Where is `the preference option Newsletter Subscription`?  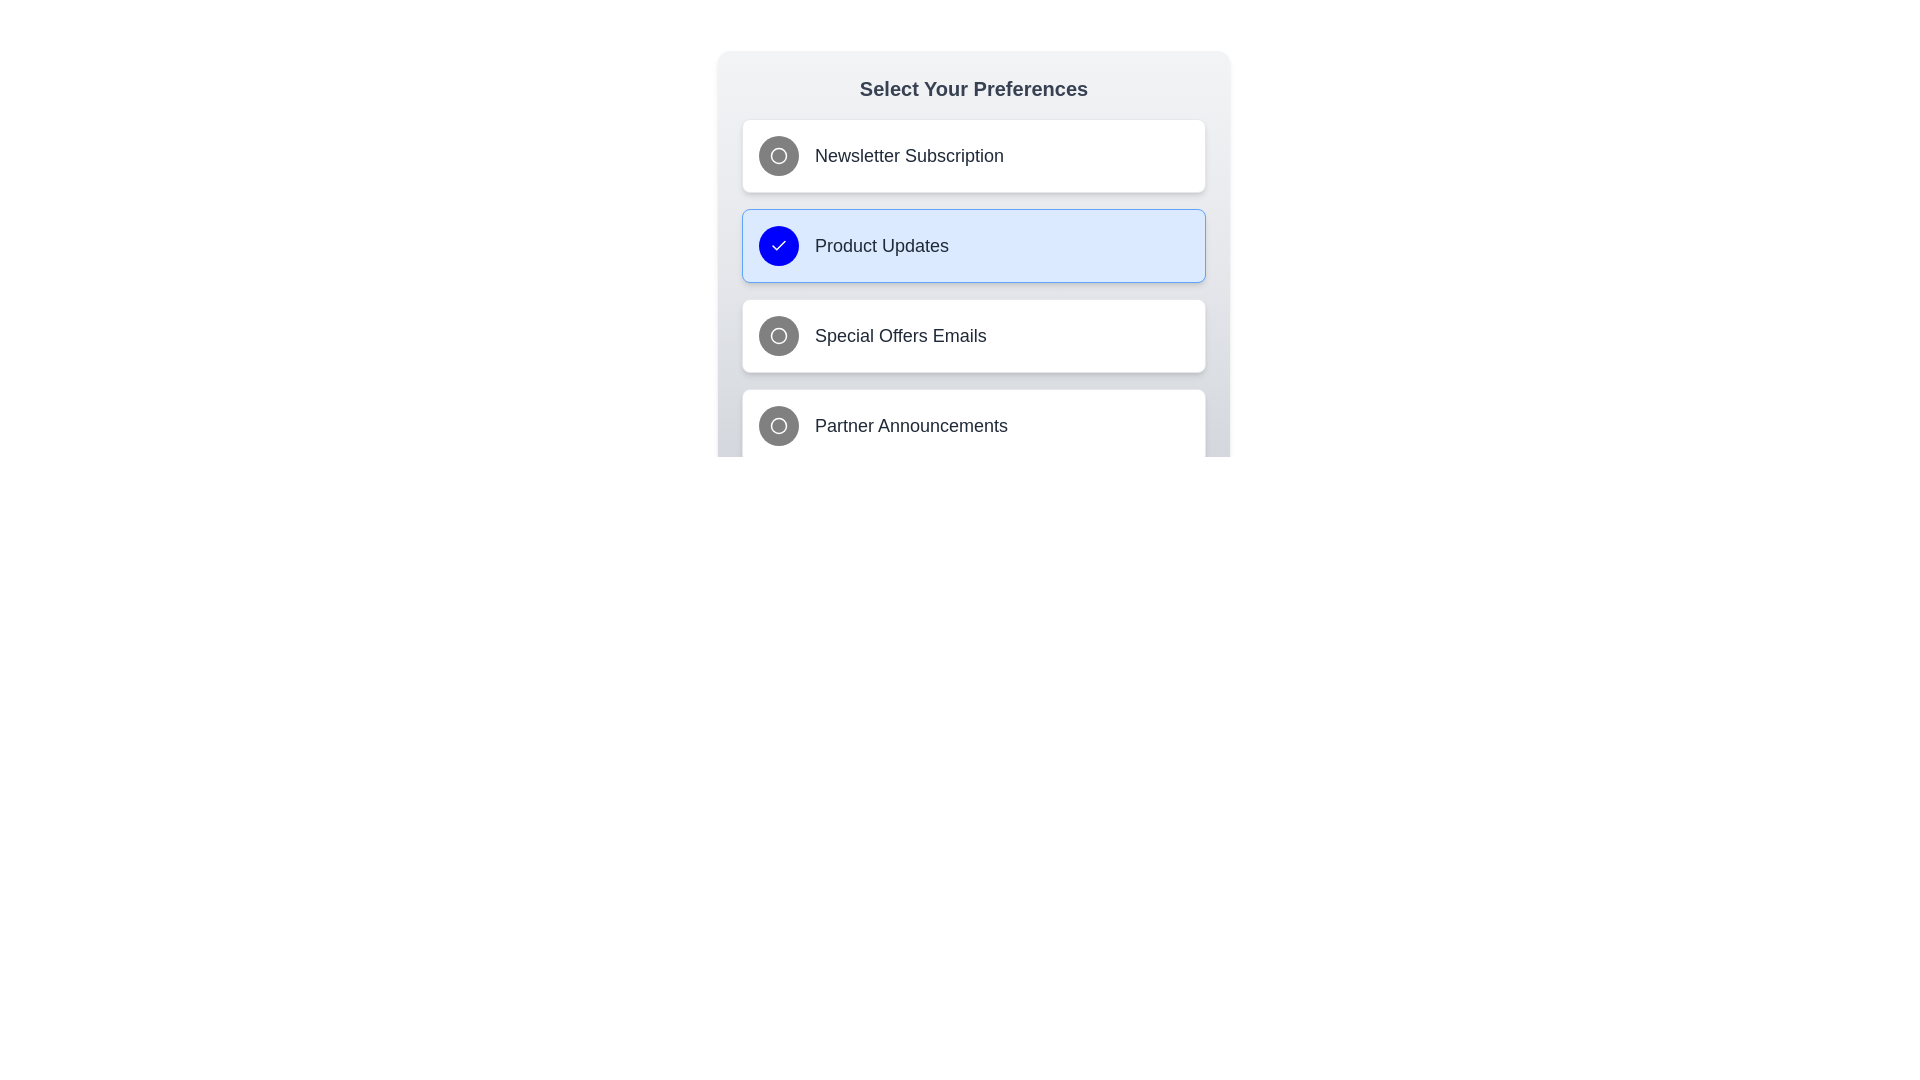
the preference option Newsletter Subscription is located at coordinates (974, 154).